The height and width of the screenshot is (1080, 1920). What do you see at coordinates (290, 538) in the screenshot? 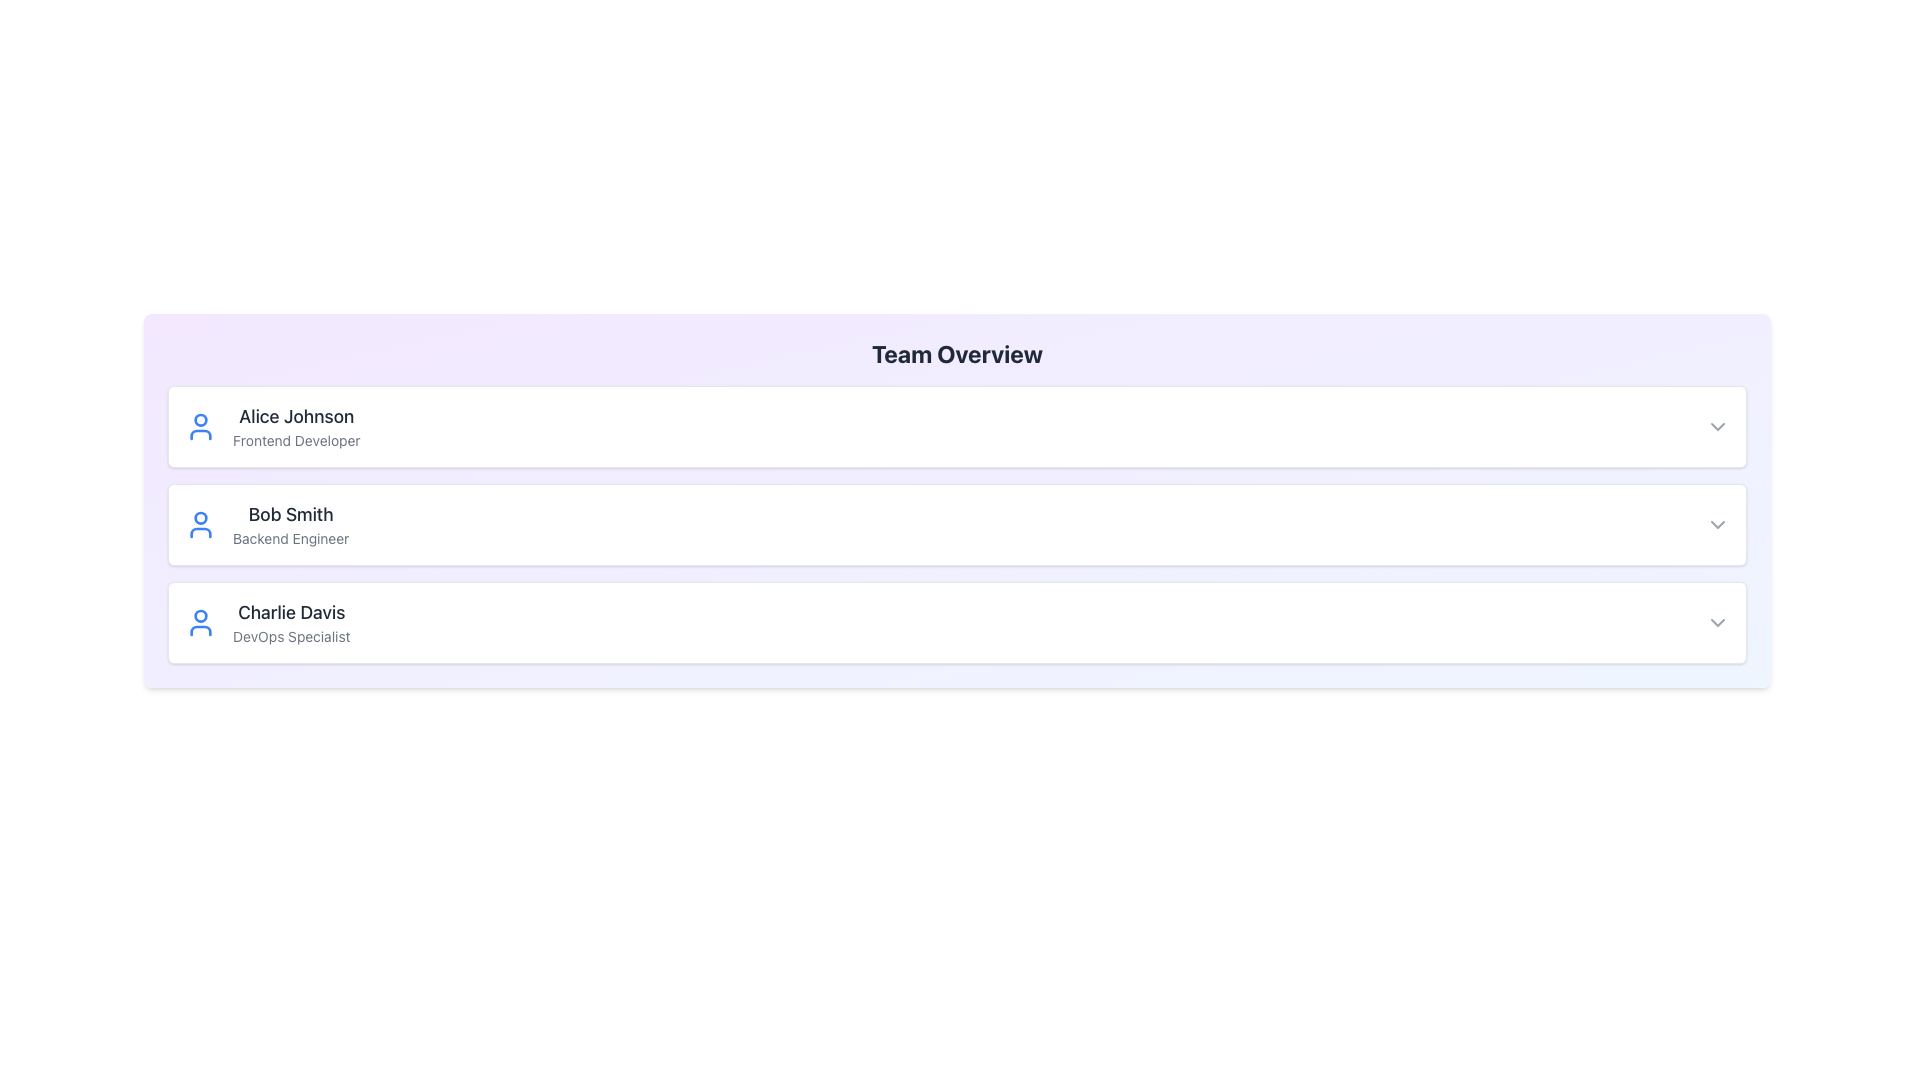
I see `the 'Backend Engineer' text label that is styled in gray and located beneath the name 'Bob Smith' in the user profile list` at bounding box center [290, 538].